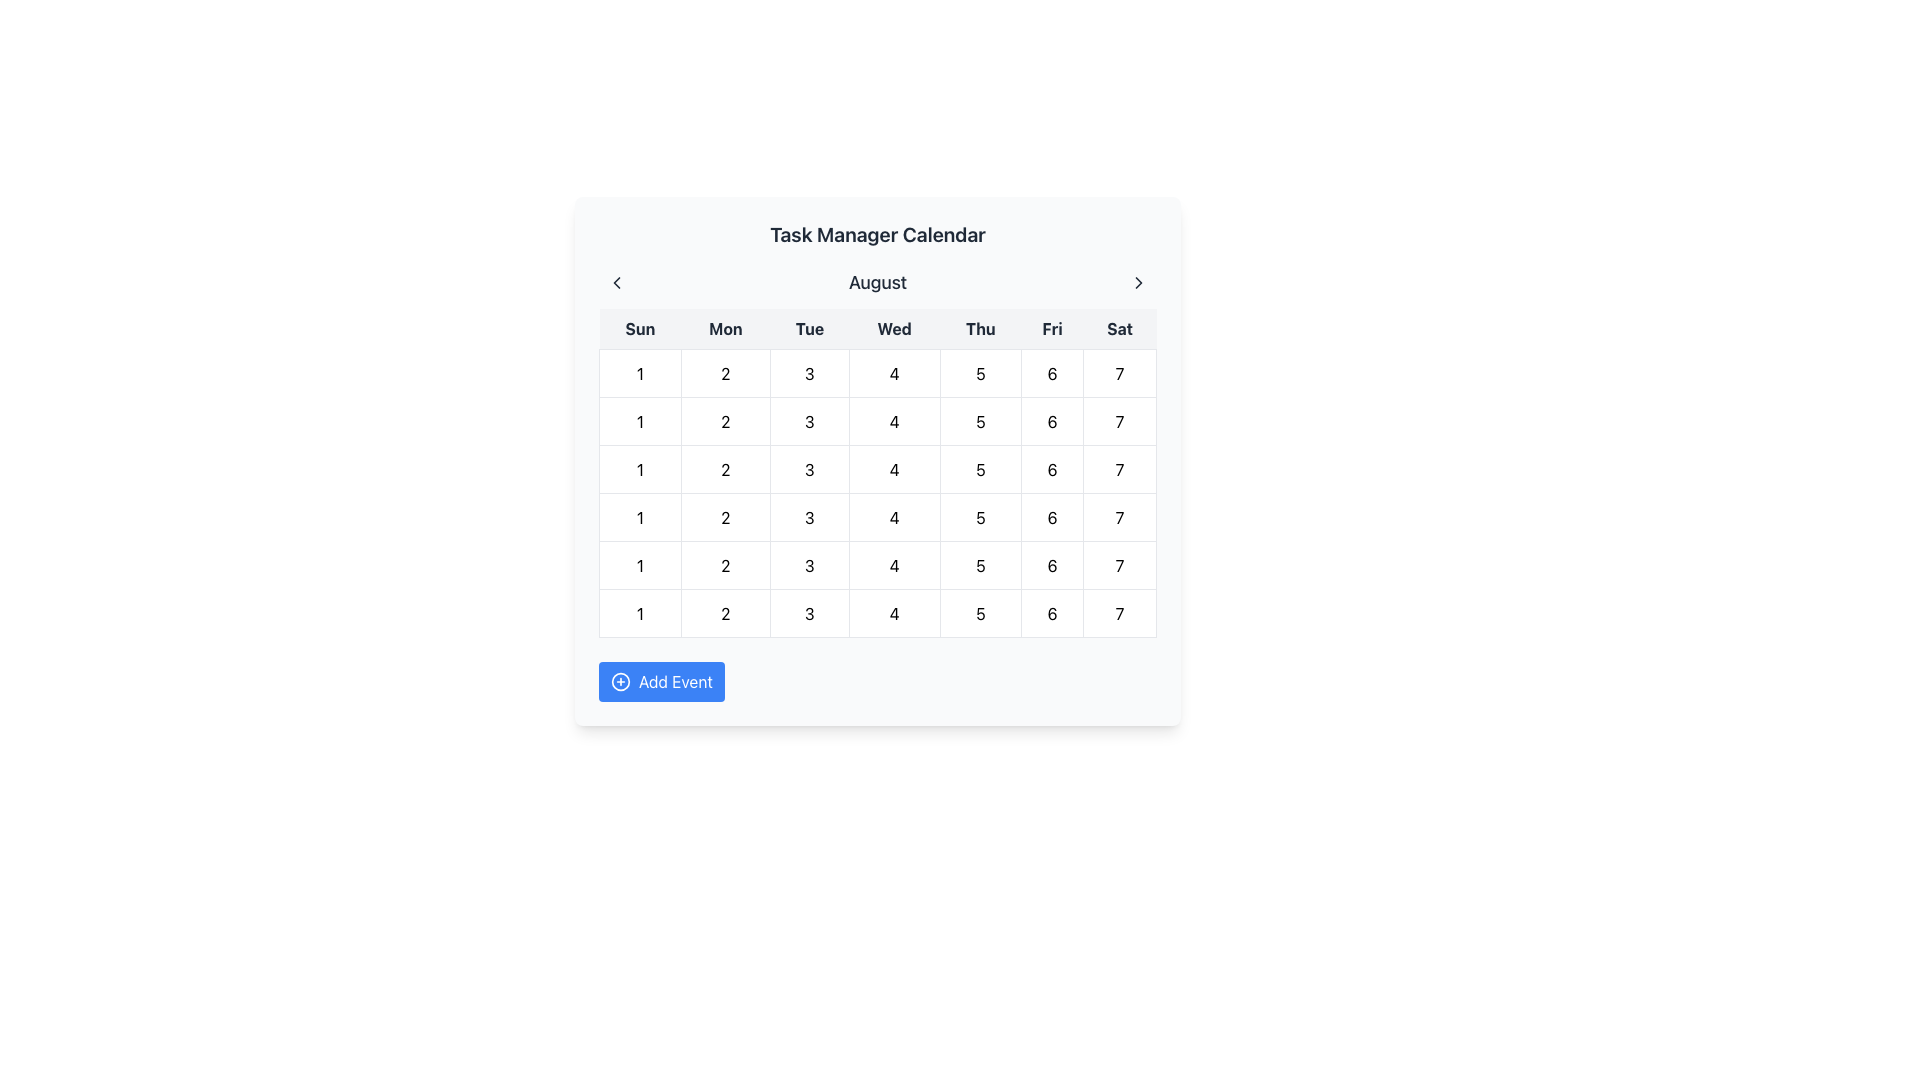 Image resolution: width=1920 pixels, height=1080 pixels. What do you see at coordinates (878, 282) in the screenshot?
I see `the text label displaying the currently selected month in the calendar interface, located at the center of the calendar toolbar` at bounding box center [878, 282].